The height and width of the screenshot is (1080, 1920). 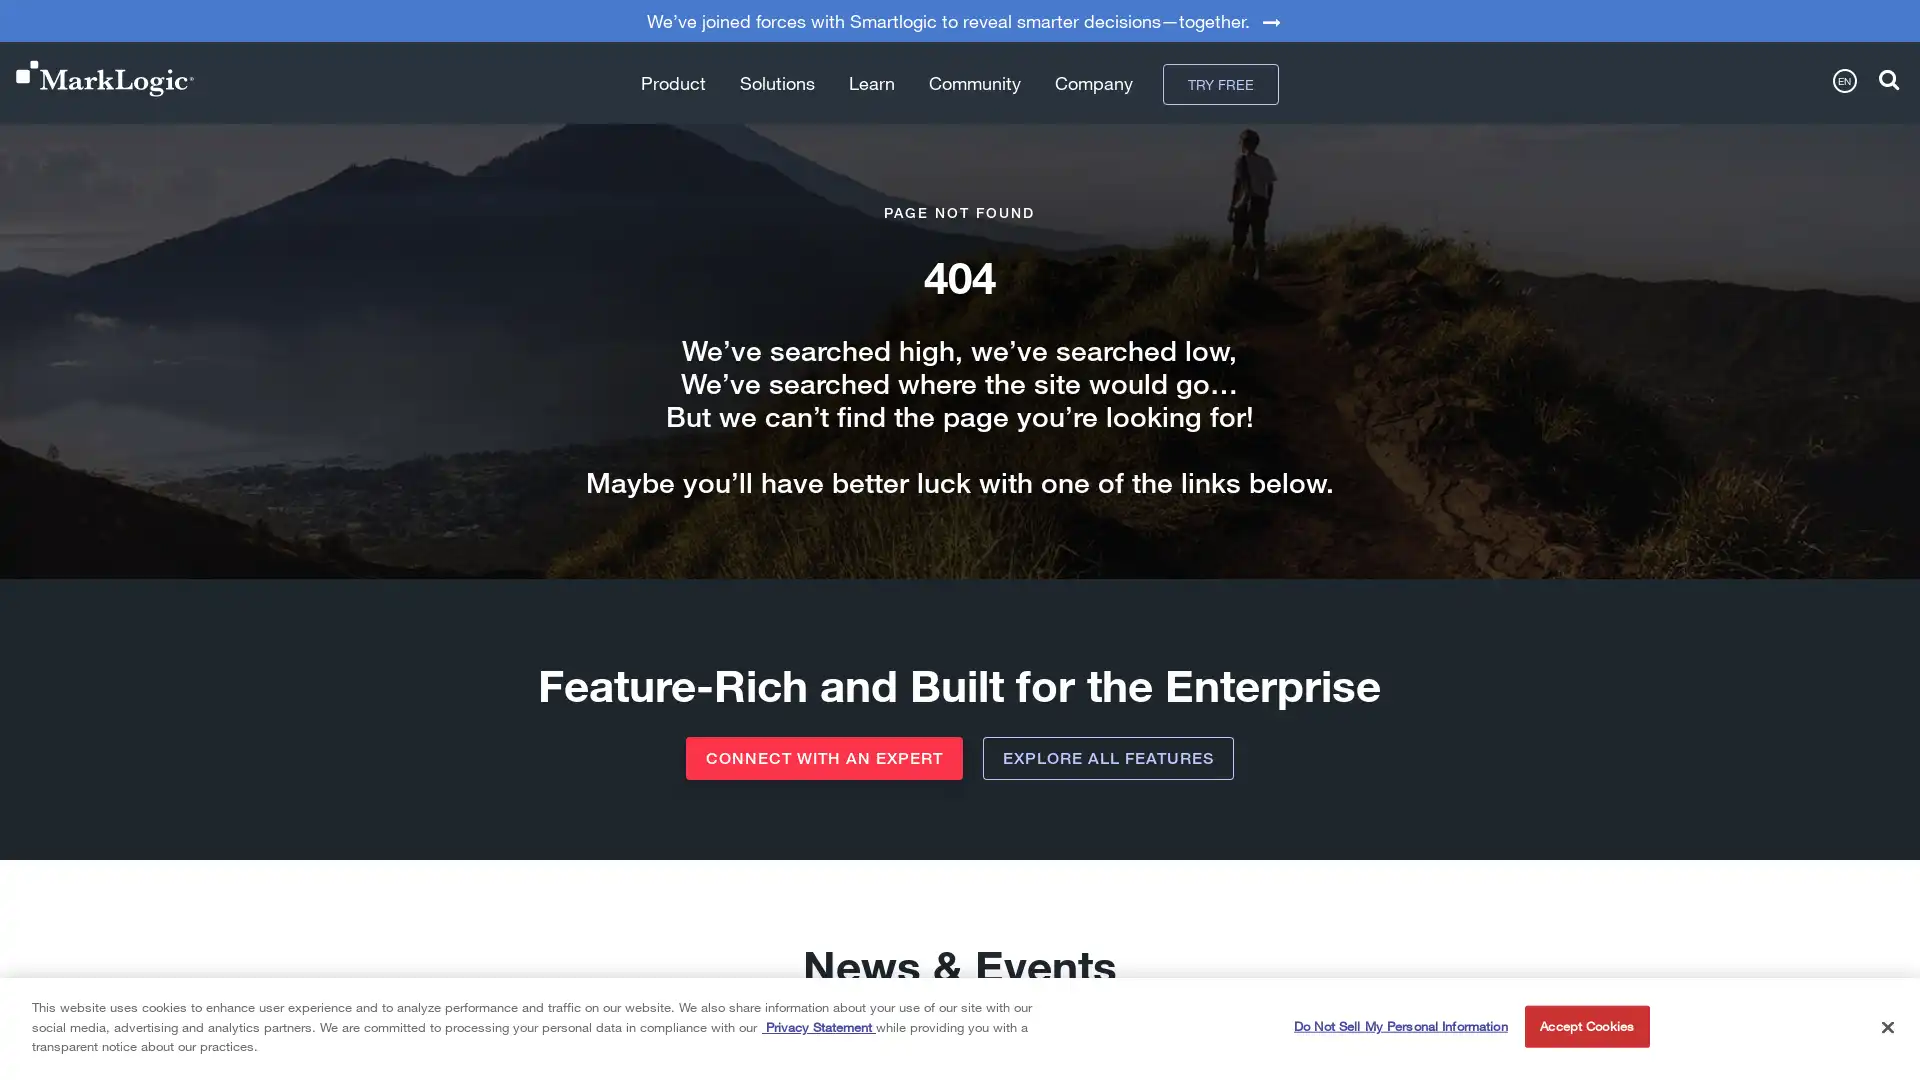 I want to click on Accept Cookies, so click(x=1585, y=1026).